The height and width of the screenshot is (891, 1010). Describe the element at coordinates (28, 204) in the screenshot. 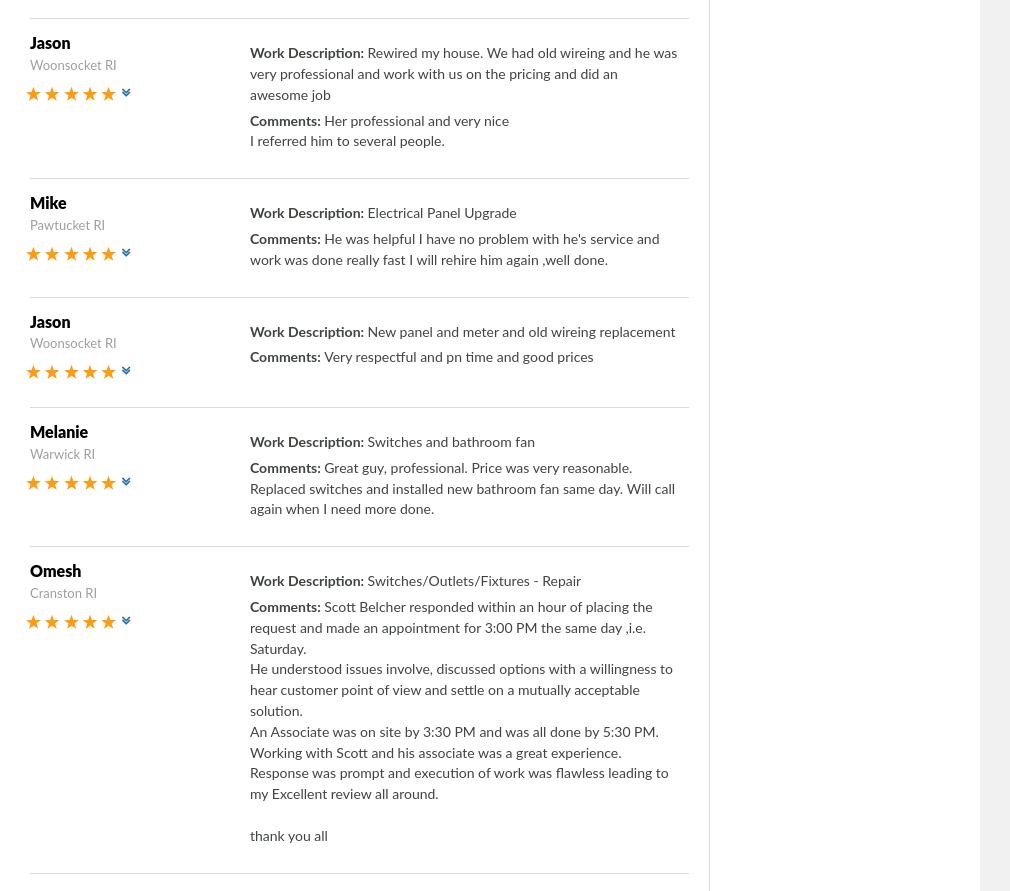

I see `'Mike'` at that location.